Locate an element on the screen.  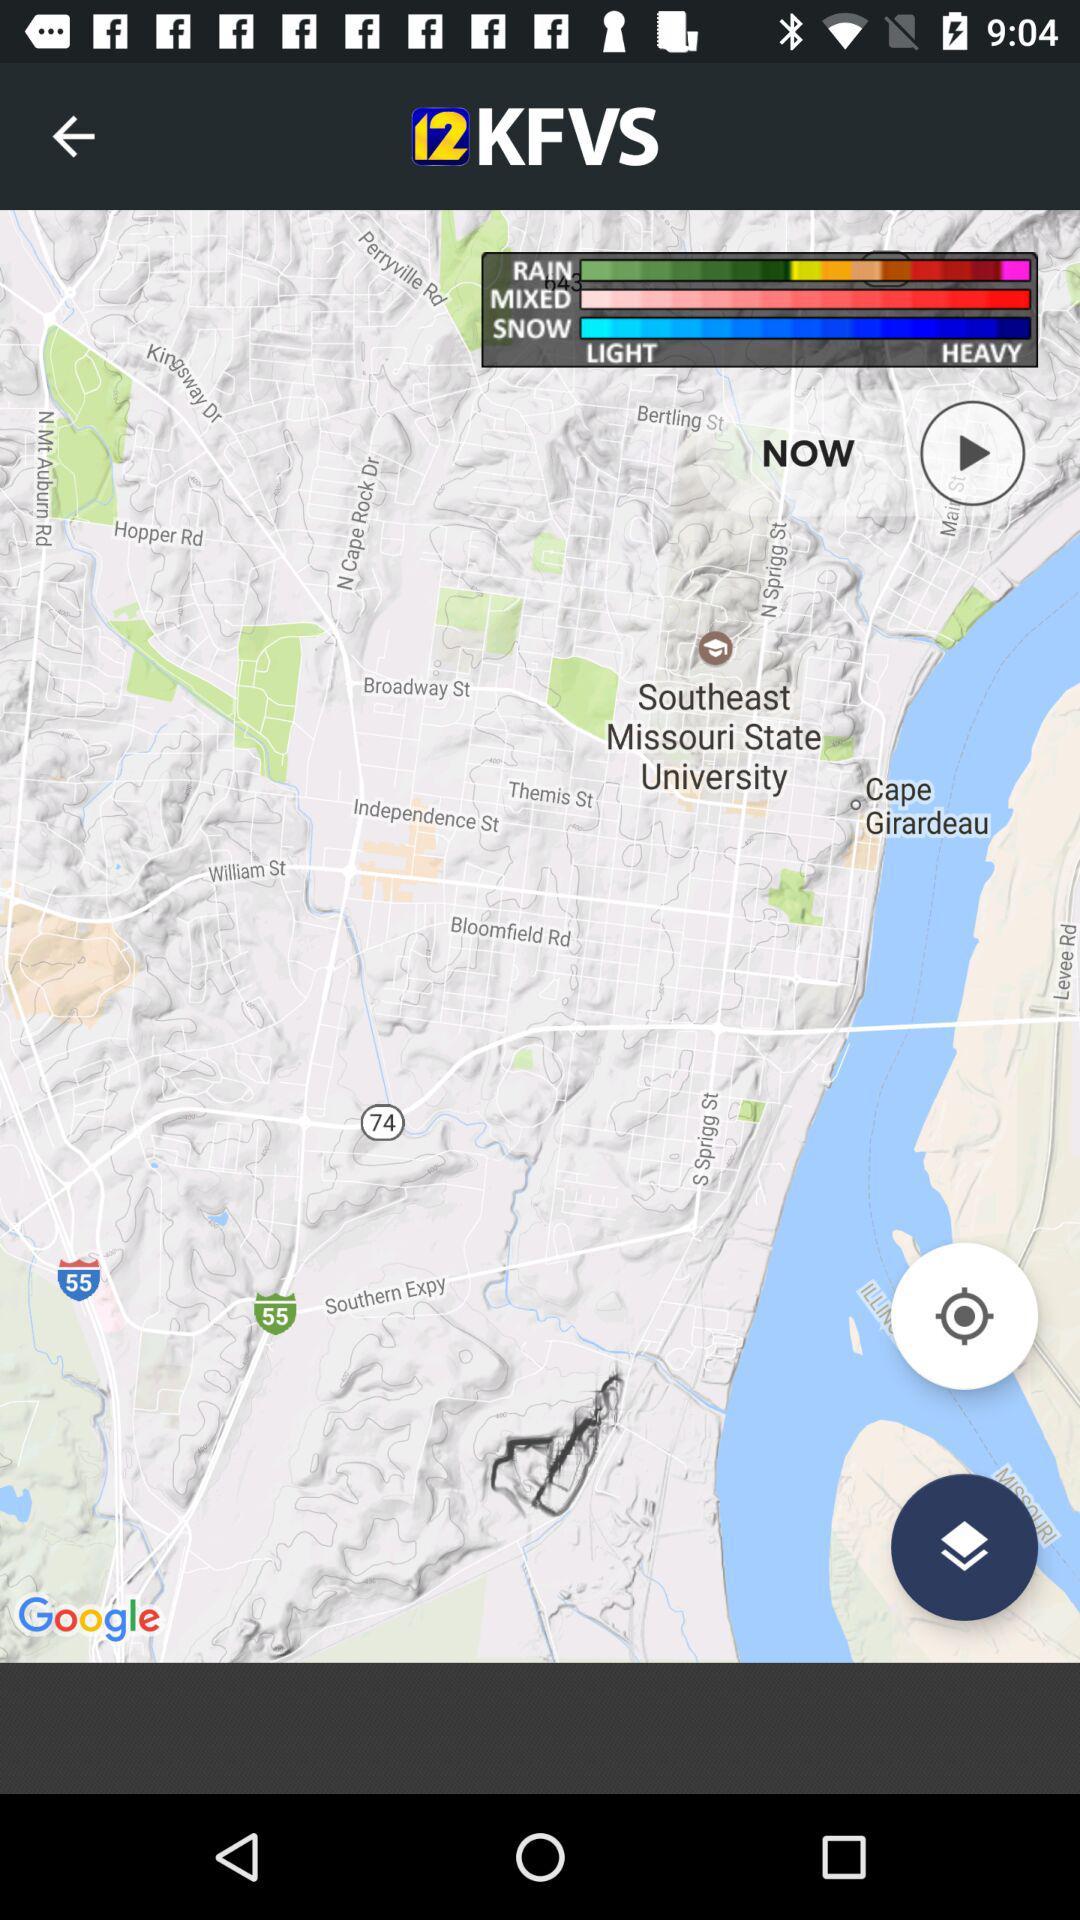
the layers icon is located at coordinates (963, 1546).